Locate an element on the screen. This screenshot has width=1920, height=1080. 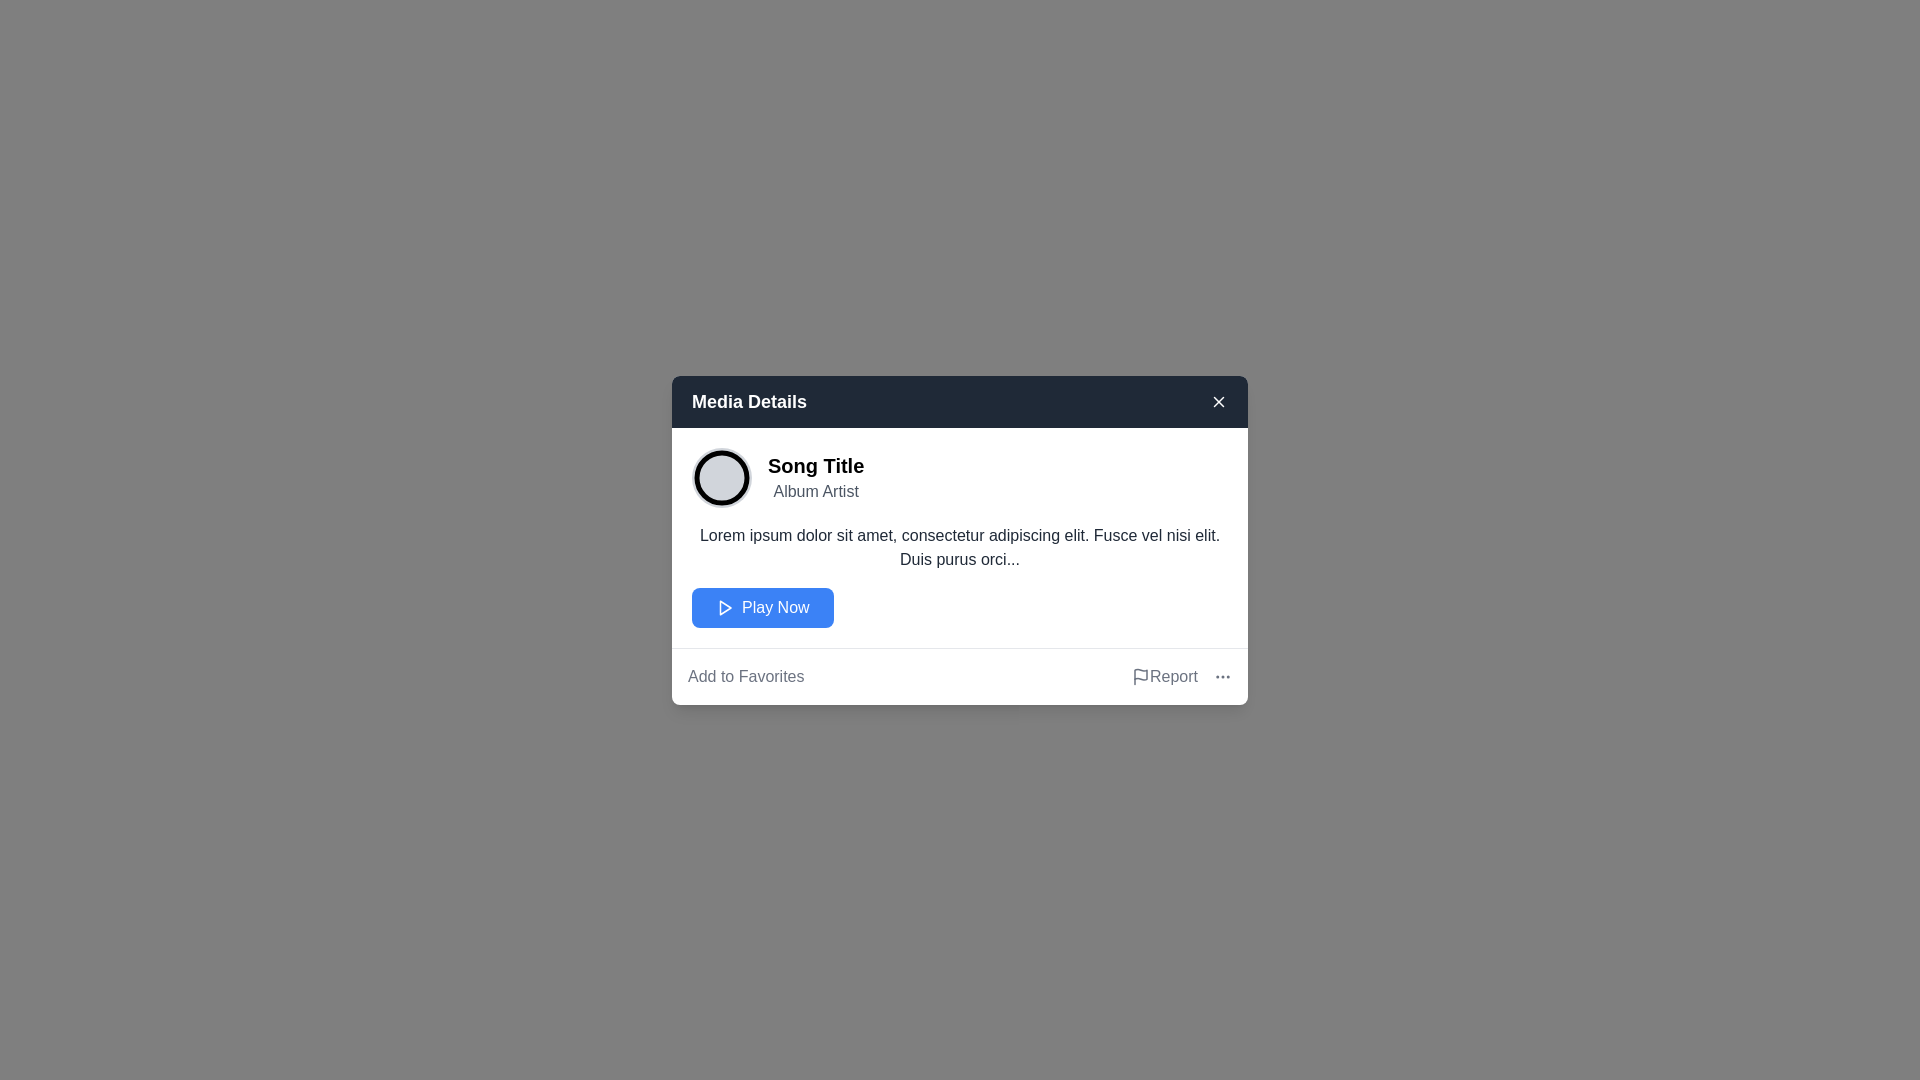
the blue triangular play icon located within the 'Play Now' button to play the media is located at coordinates (724, 606).